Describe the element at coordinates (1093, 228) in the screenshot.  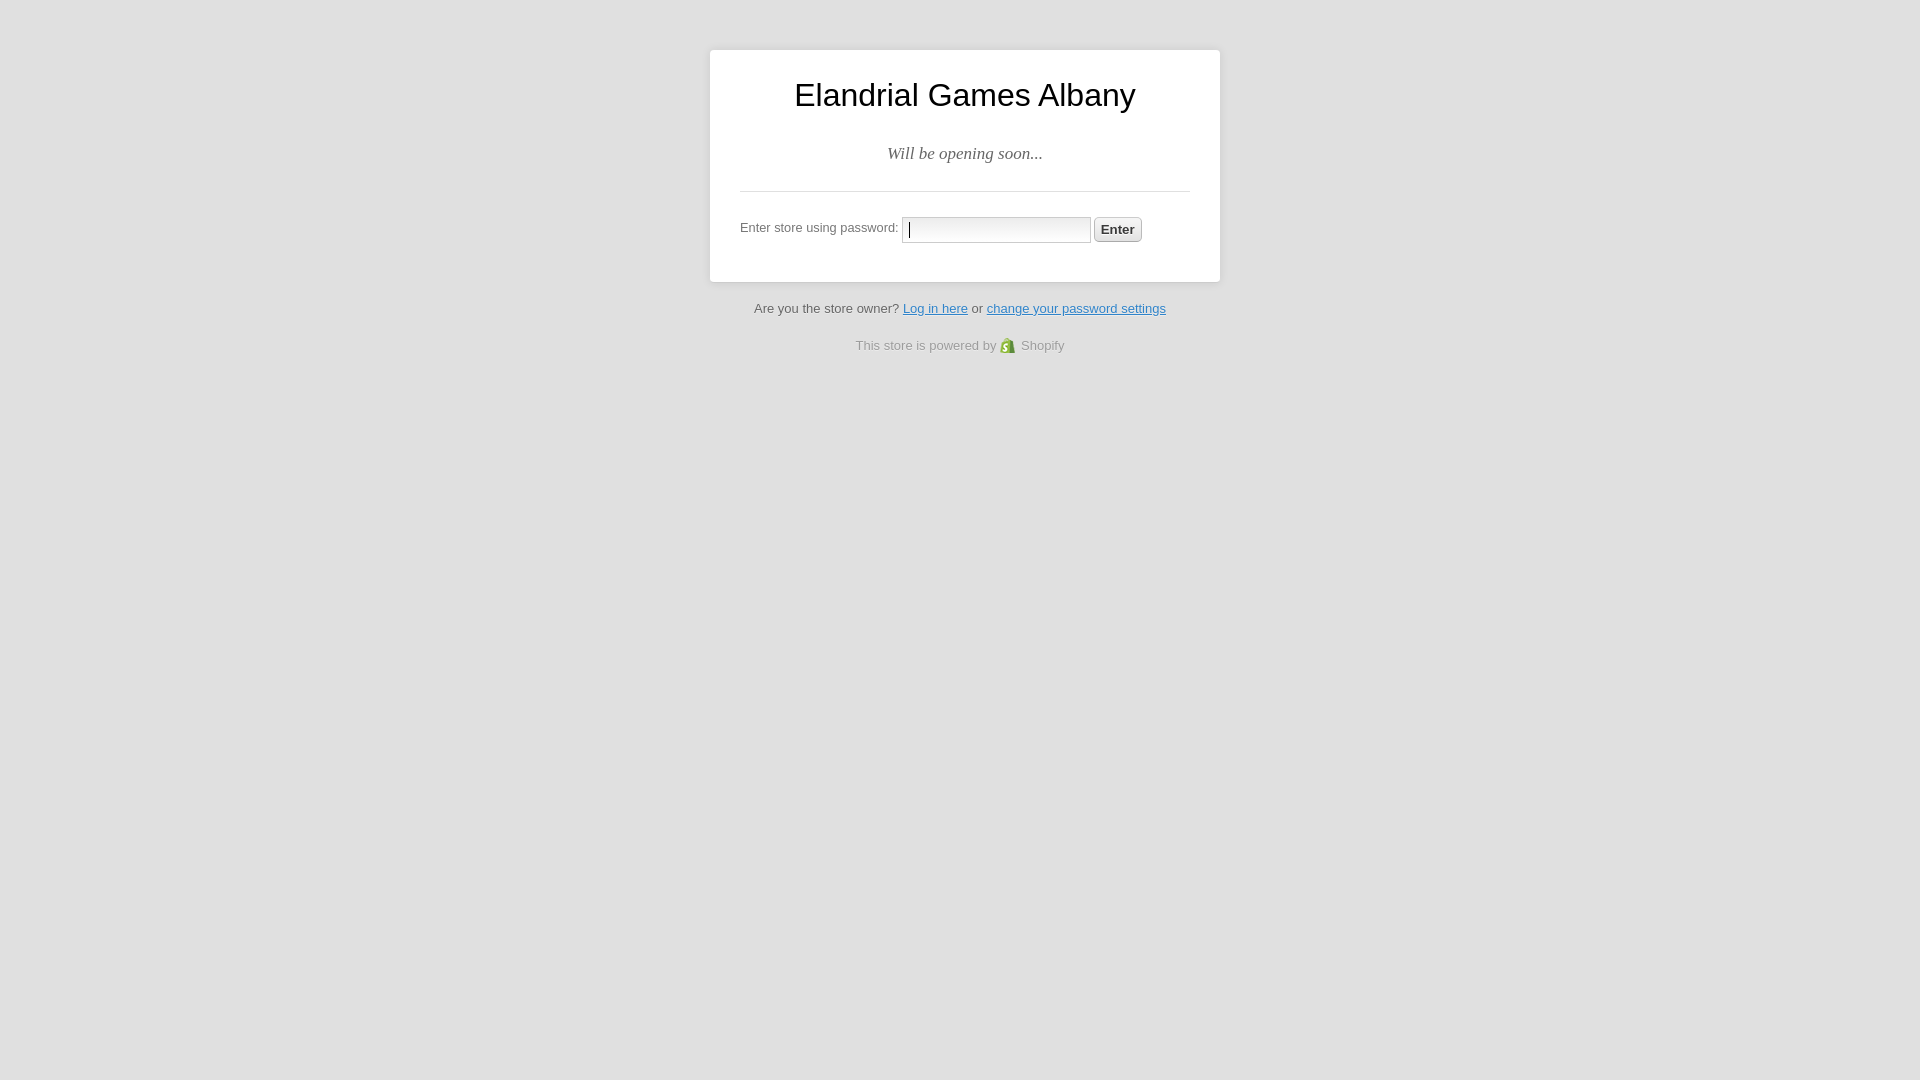
I see `'Enter'` at that location.